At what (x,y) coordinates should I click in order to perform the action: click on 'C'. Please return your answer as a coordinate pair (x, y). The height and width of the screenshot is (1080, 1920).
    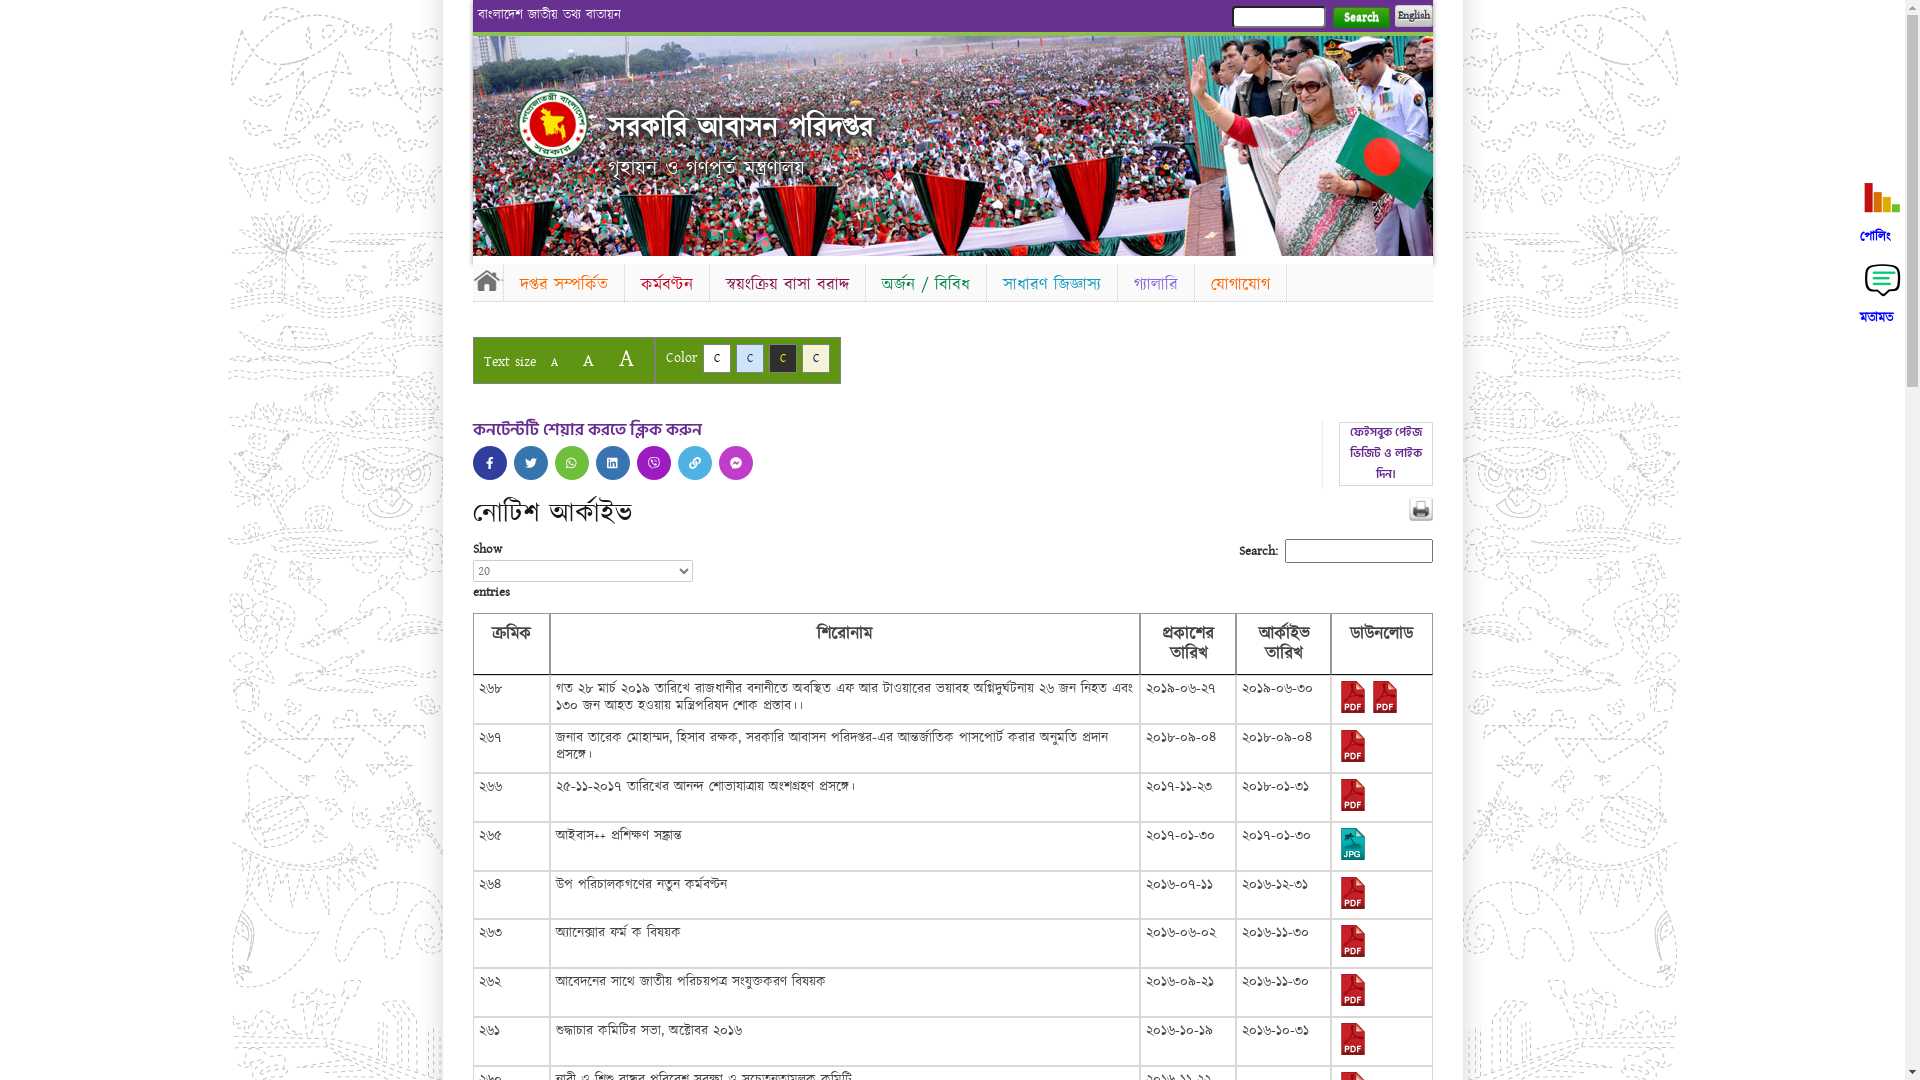
    Looking at the image, I should click on (748, 357).